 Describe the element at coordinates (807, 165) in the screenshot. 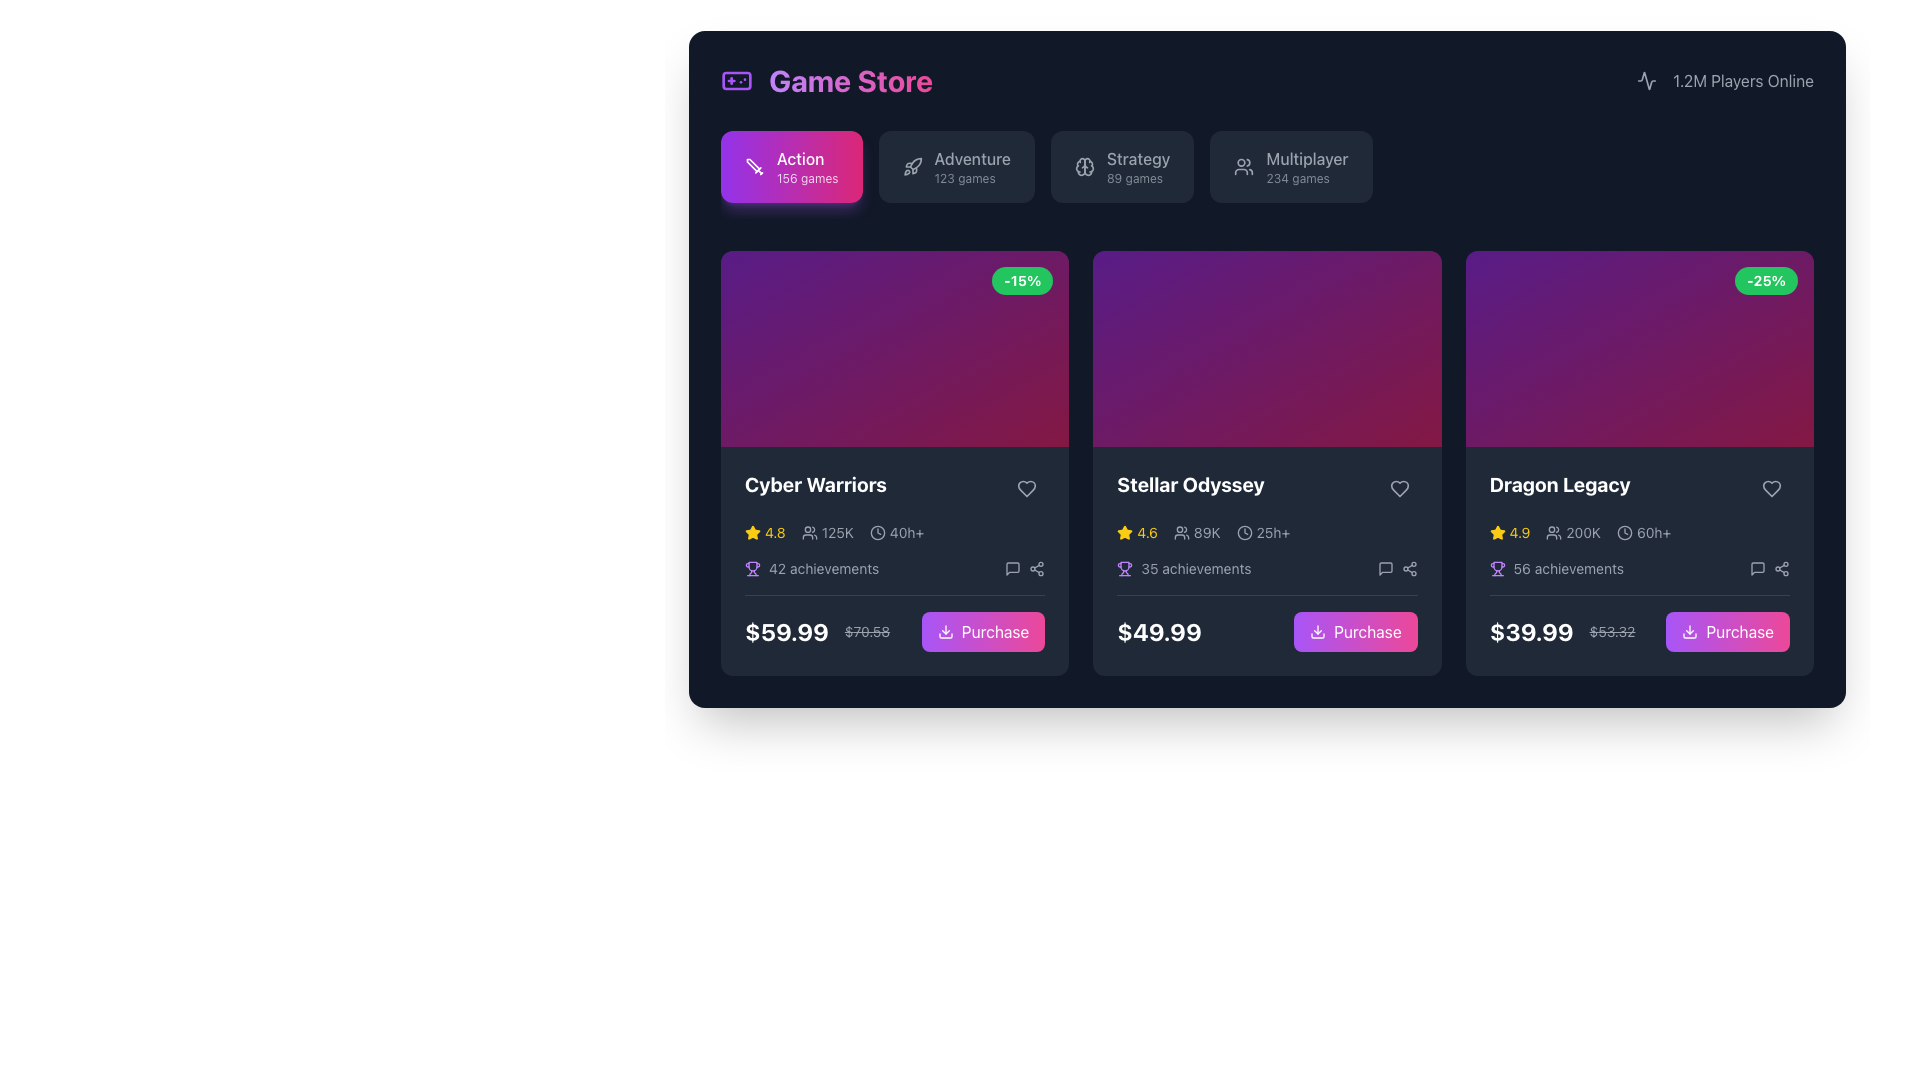

I see `text 'Action 156 games' from the text label within the gradient button located at the top-left part of the interface` at that location.